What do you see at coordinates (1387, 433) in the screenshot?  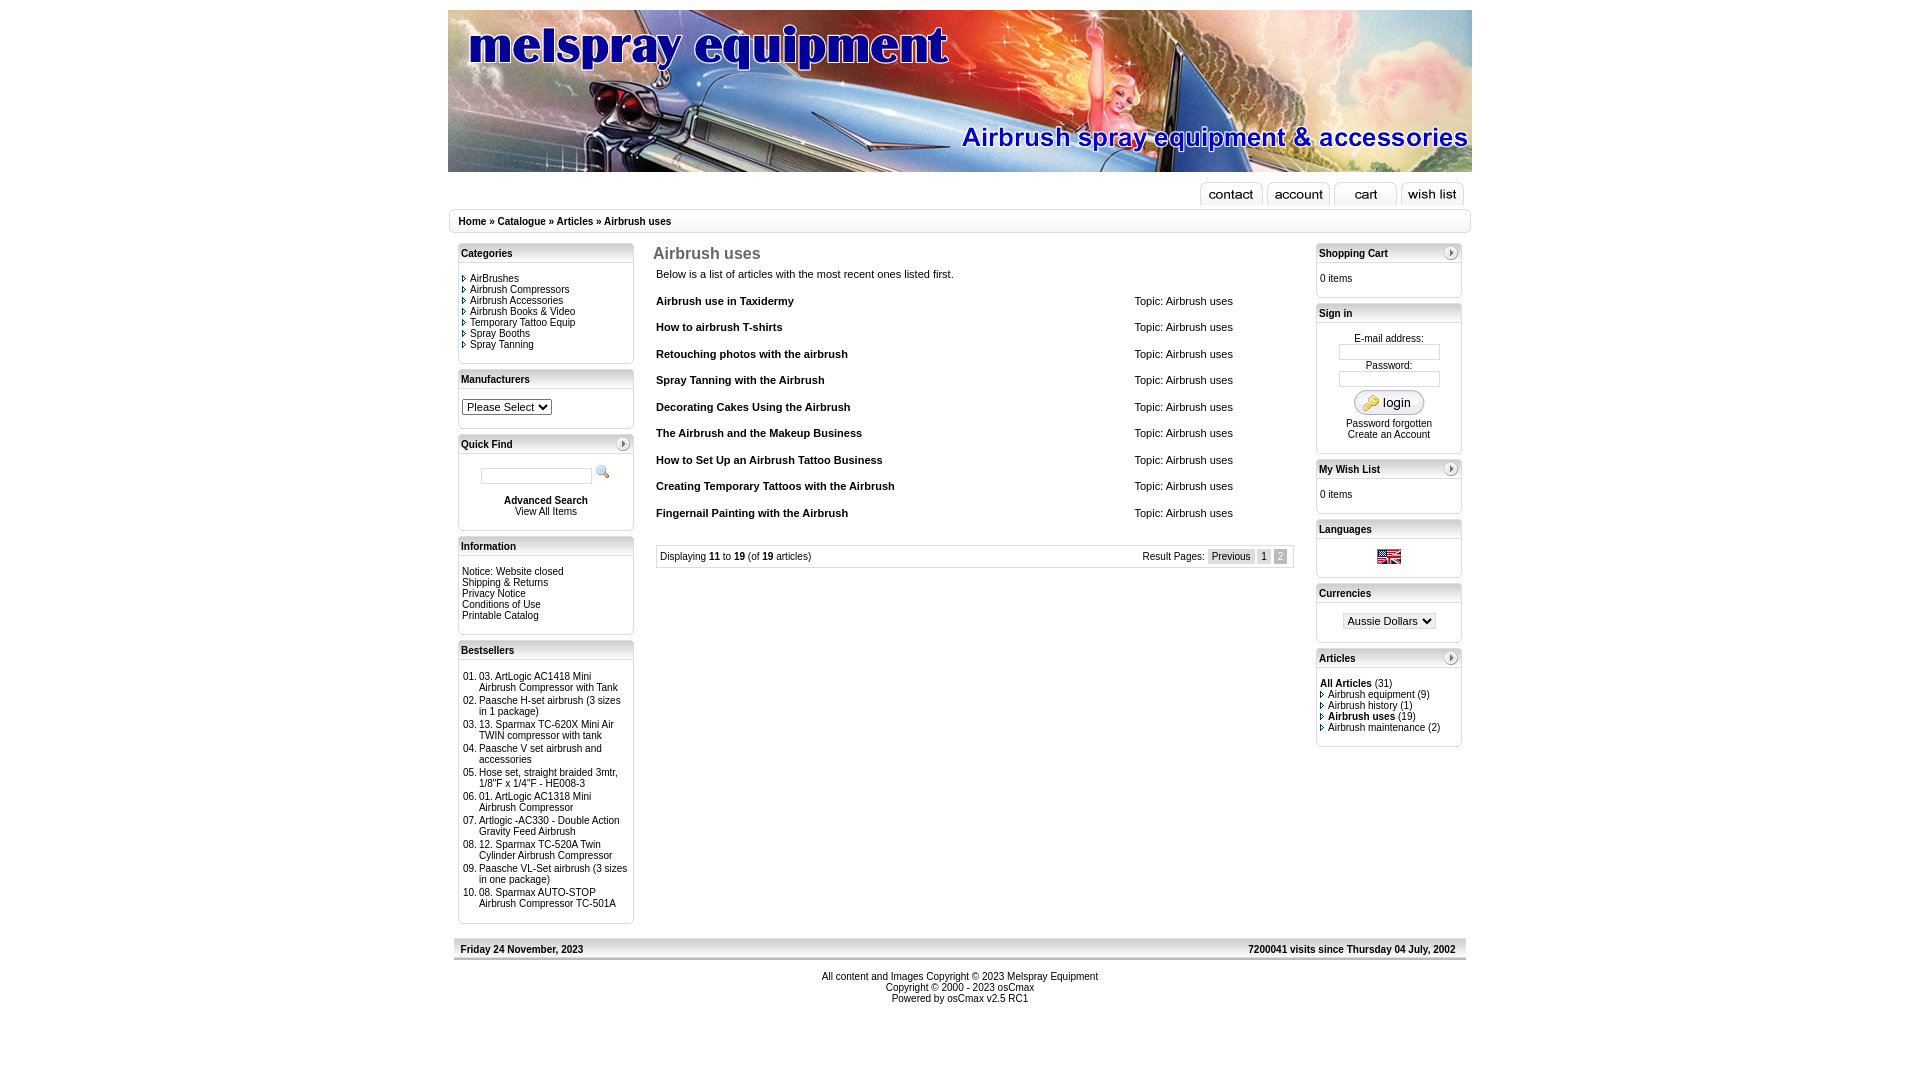 I see `'Create an Account'` at bounding box center [1387, 433].